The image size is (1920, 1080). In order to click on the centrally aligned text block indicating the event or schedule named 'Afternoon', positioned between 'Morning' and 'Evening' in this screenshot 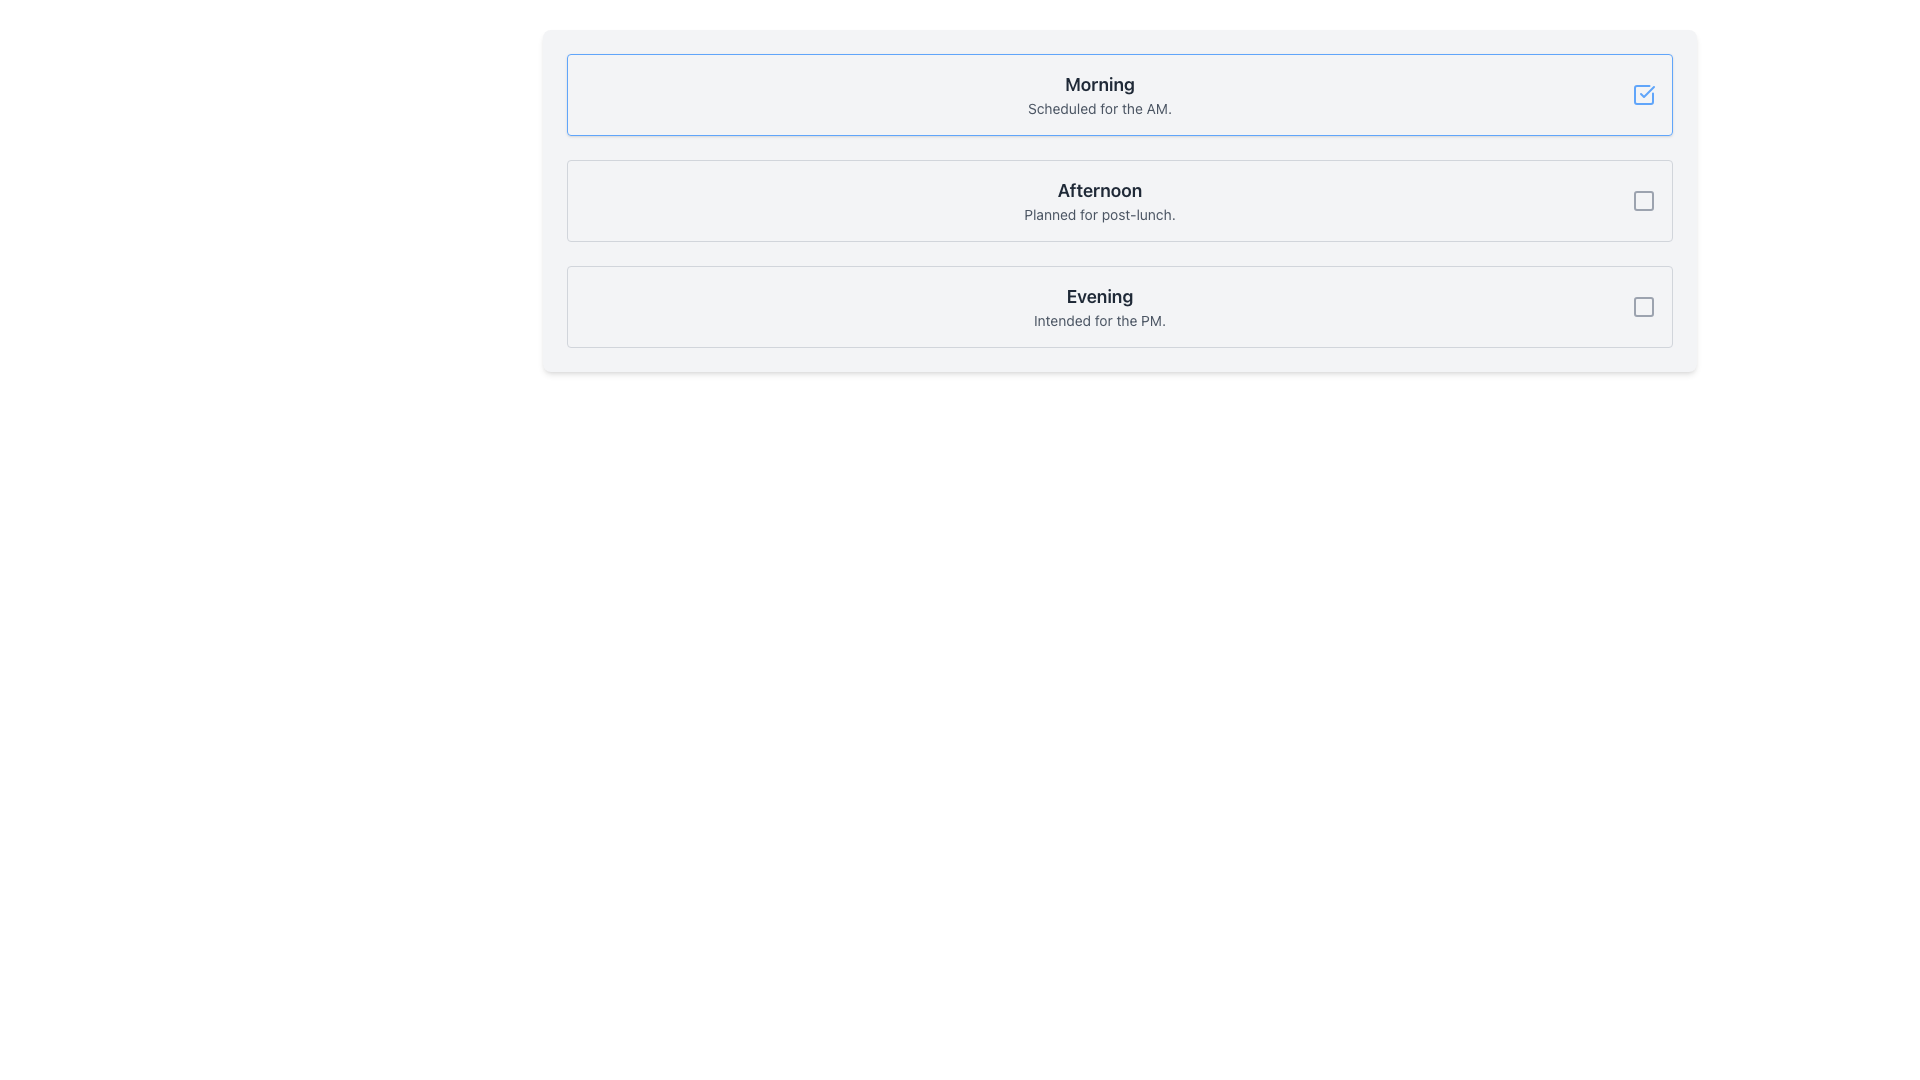, I will do `click(1098, 200)`.